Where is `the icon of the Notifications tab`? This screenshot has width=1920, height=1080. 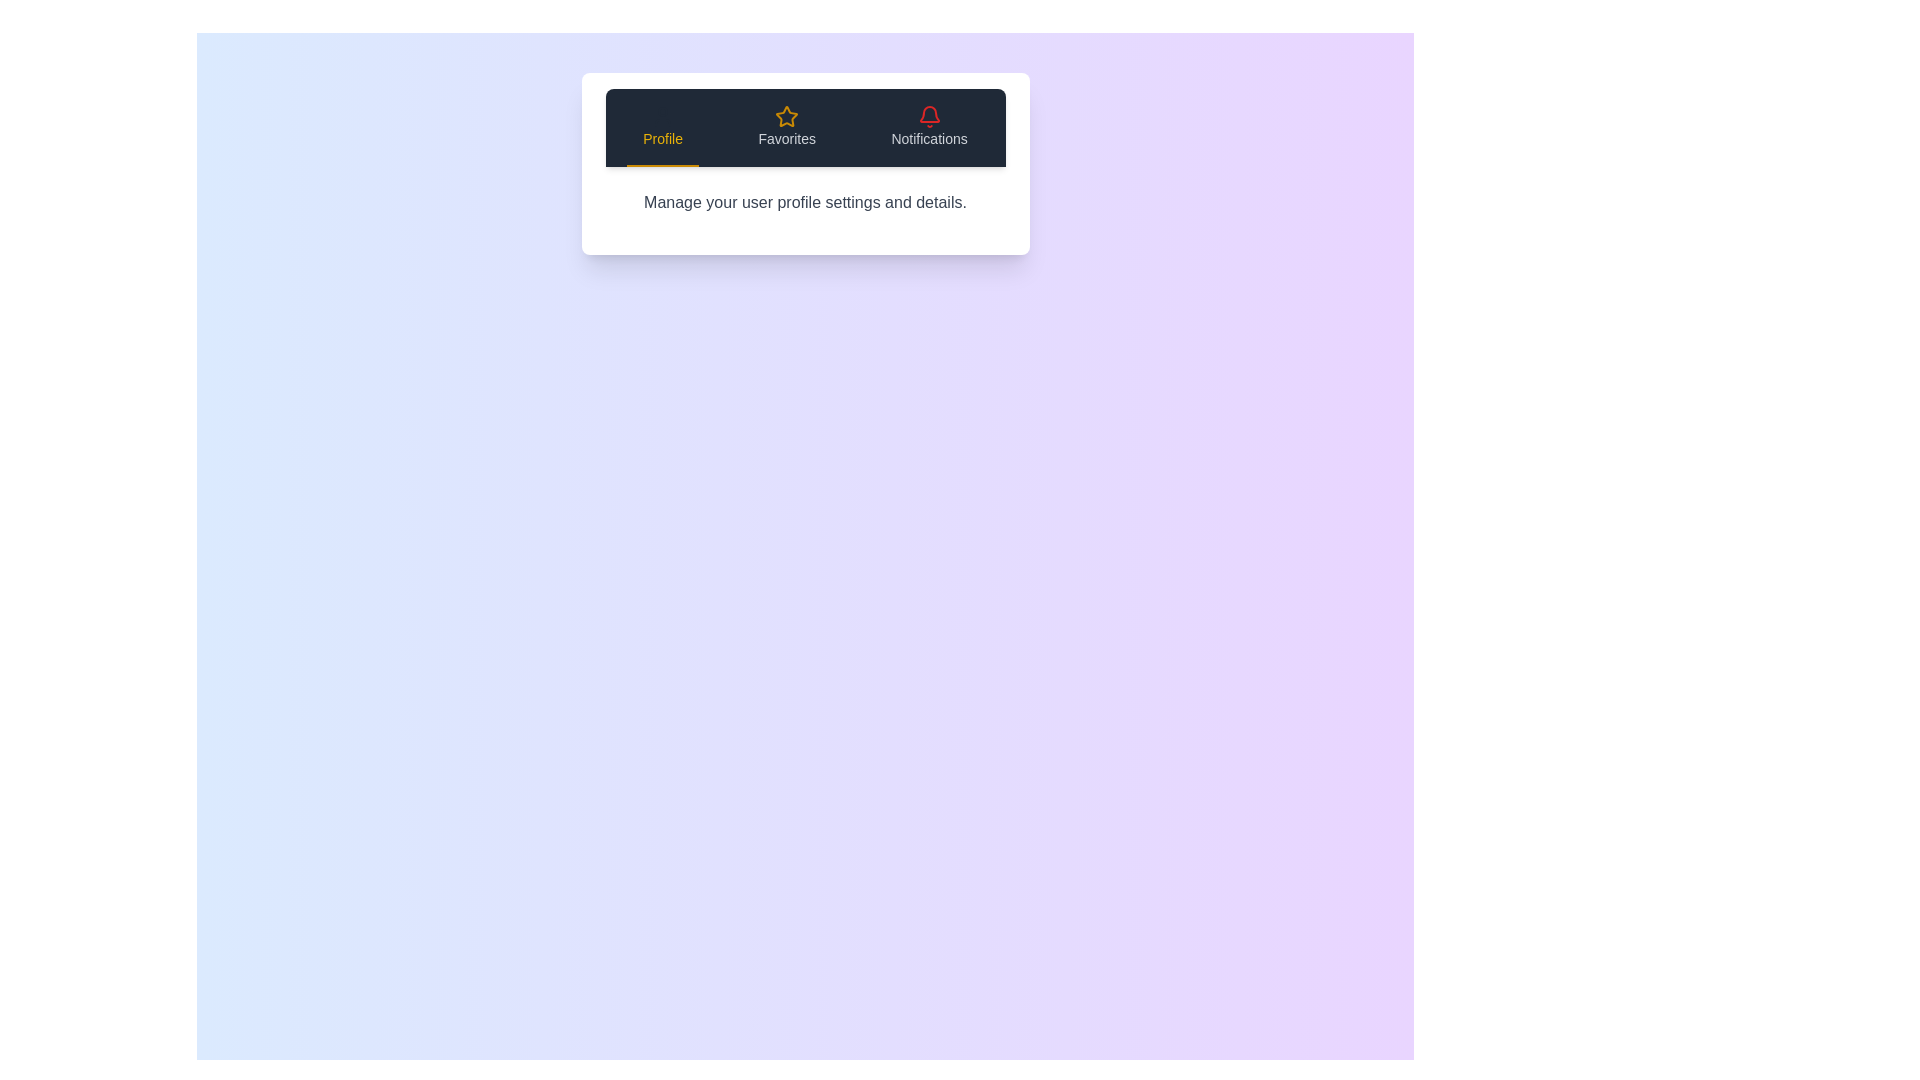
the icon of the Notifications tab is located at coordinates (928, 116).